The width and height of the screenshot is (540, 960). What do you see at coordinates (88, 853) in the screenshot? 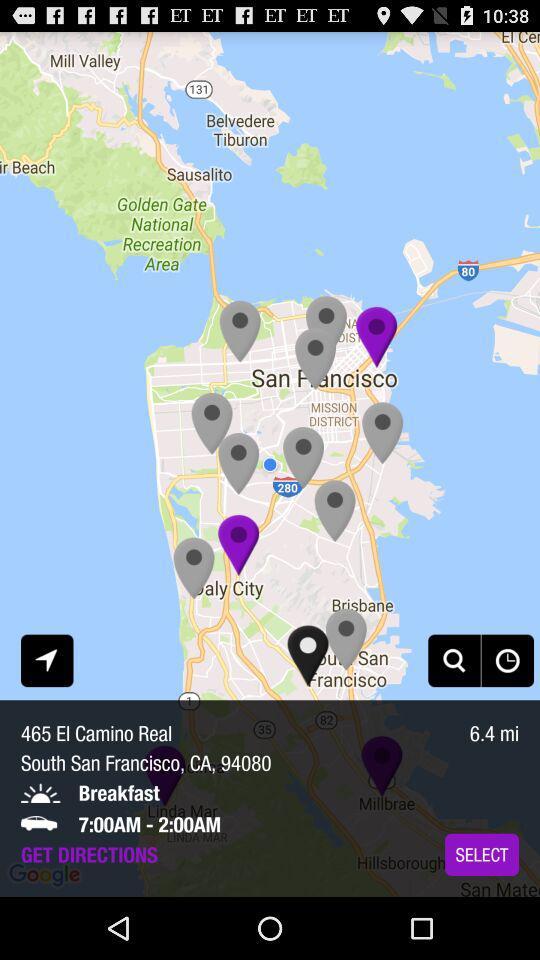
I see `item to the left of the select app` at bounding box center [88, 853].